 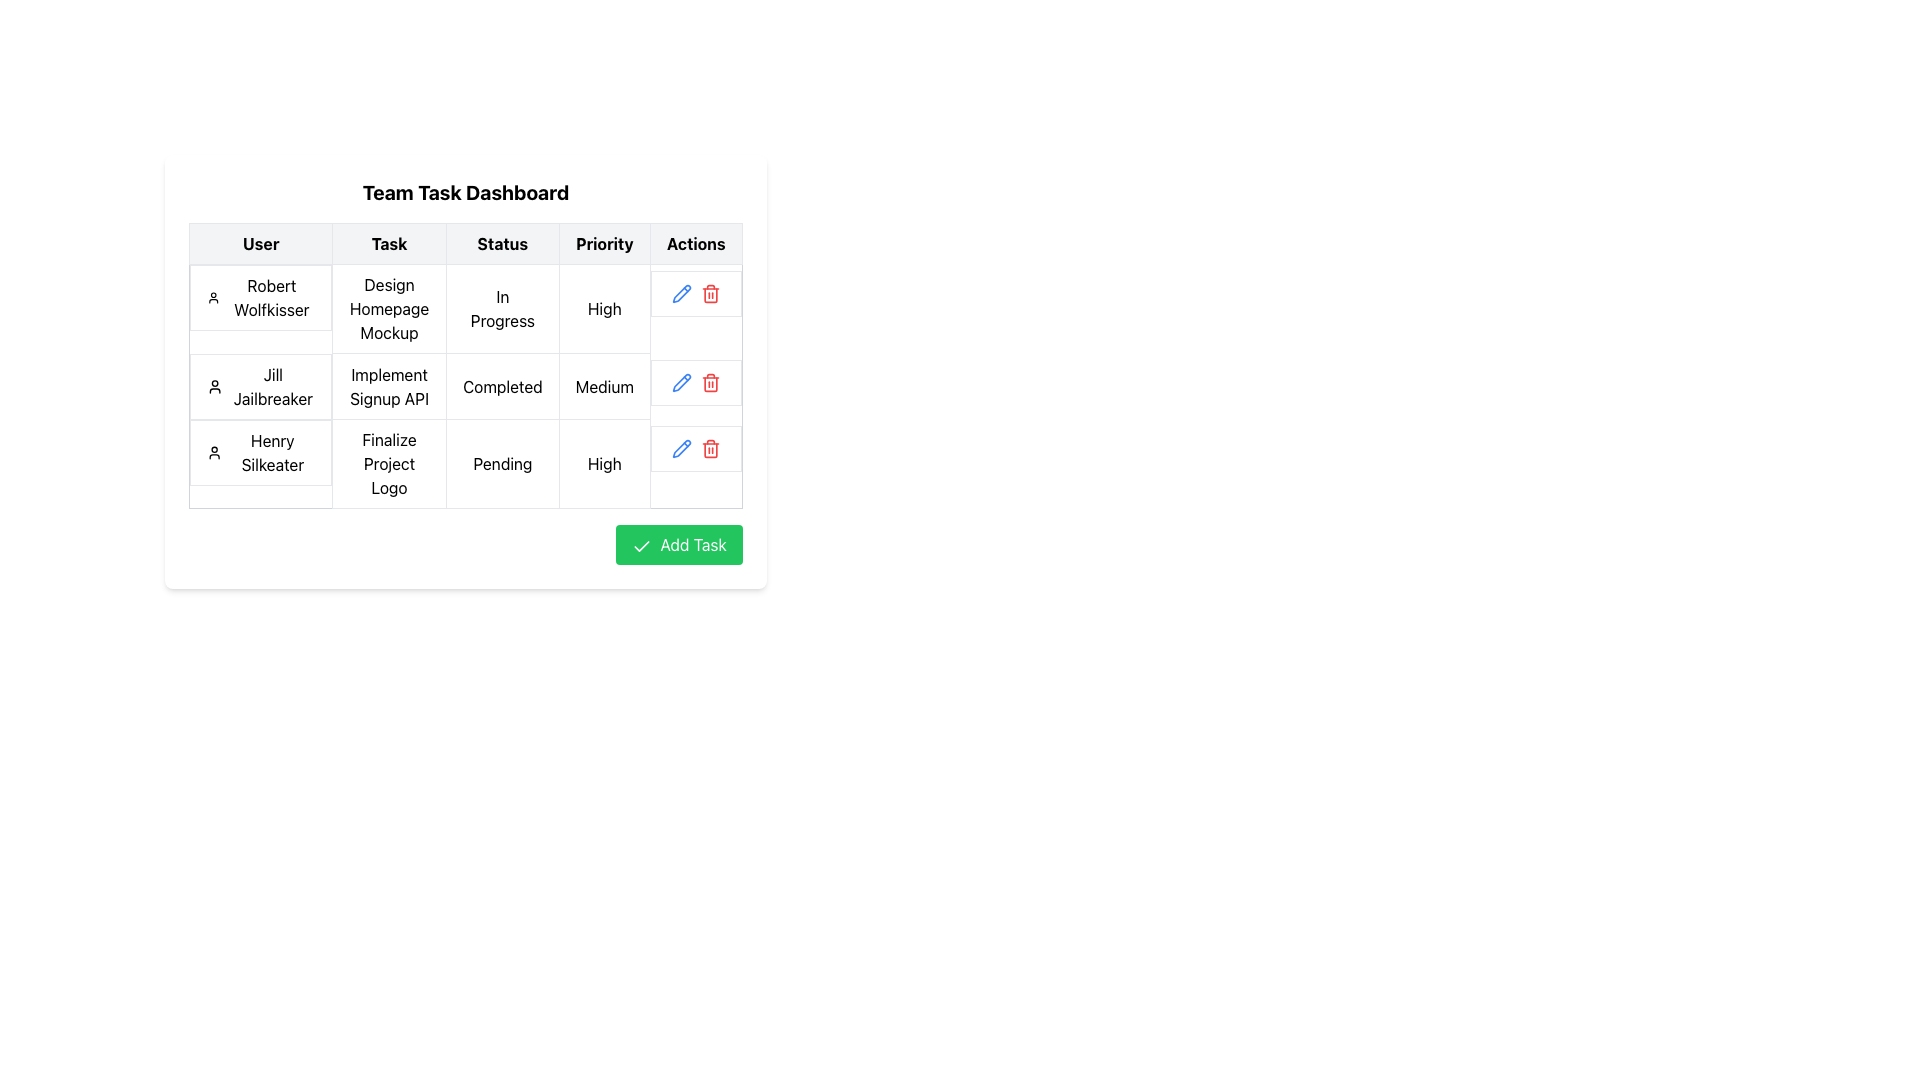 What do you see at coordinates (260, 452) in the screenshot?
I see `the text and icon displaying the user name 'Henry Silkeater' located in the third row and first column of the 'Team Task Dashboard' table` at bounding box center [260, 452].